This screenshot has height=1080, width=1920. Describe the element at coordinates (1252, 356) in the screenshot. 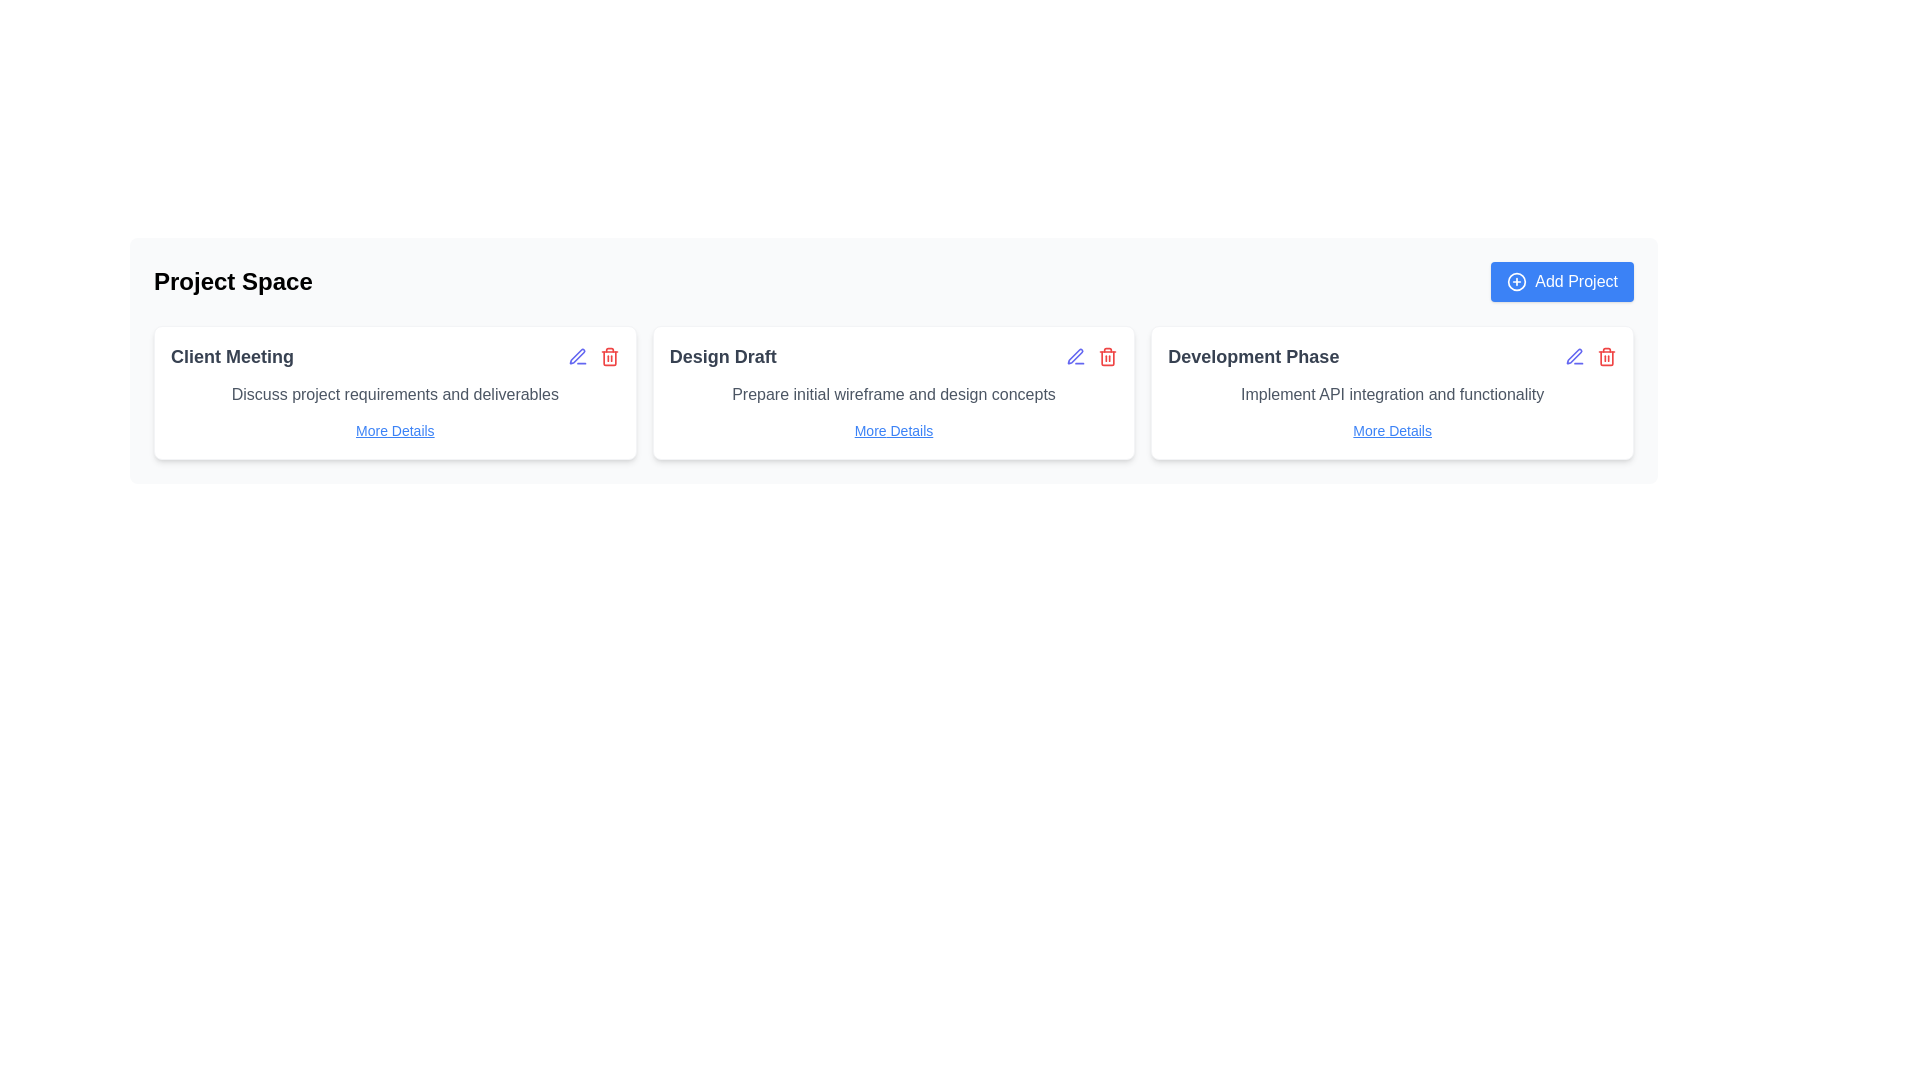

I see `the title text element representing the 'Development Phase' in the third card from the left, positioned at the top of the card` at that location.